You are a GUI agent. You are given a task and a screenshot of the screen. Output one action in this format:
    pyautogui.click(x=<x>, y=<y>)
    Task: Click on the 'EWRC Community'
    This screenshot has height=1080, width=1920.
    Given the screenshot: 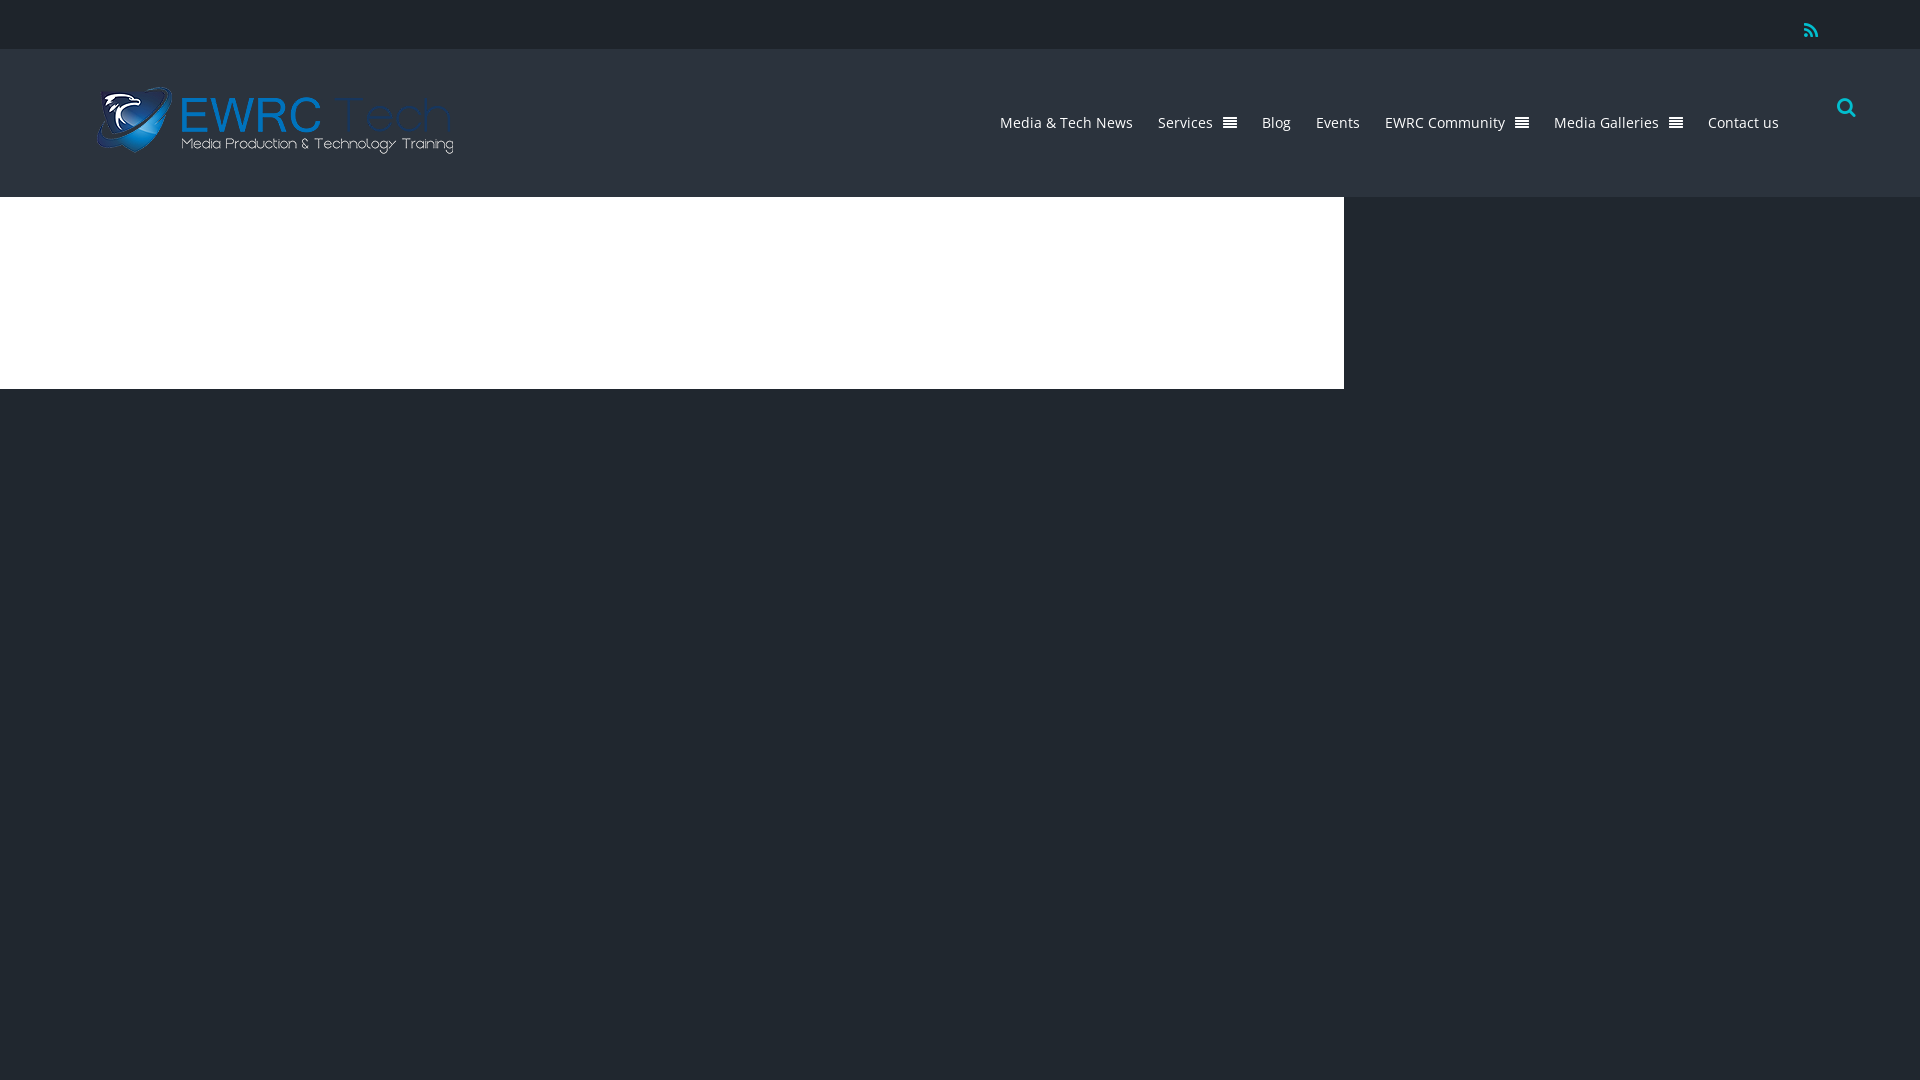 What is the action you would take?
    pyautogui.click(x=1457, y=122)
    